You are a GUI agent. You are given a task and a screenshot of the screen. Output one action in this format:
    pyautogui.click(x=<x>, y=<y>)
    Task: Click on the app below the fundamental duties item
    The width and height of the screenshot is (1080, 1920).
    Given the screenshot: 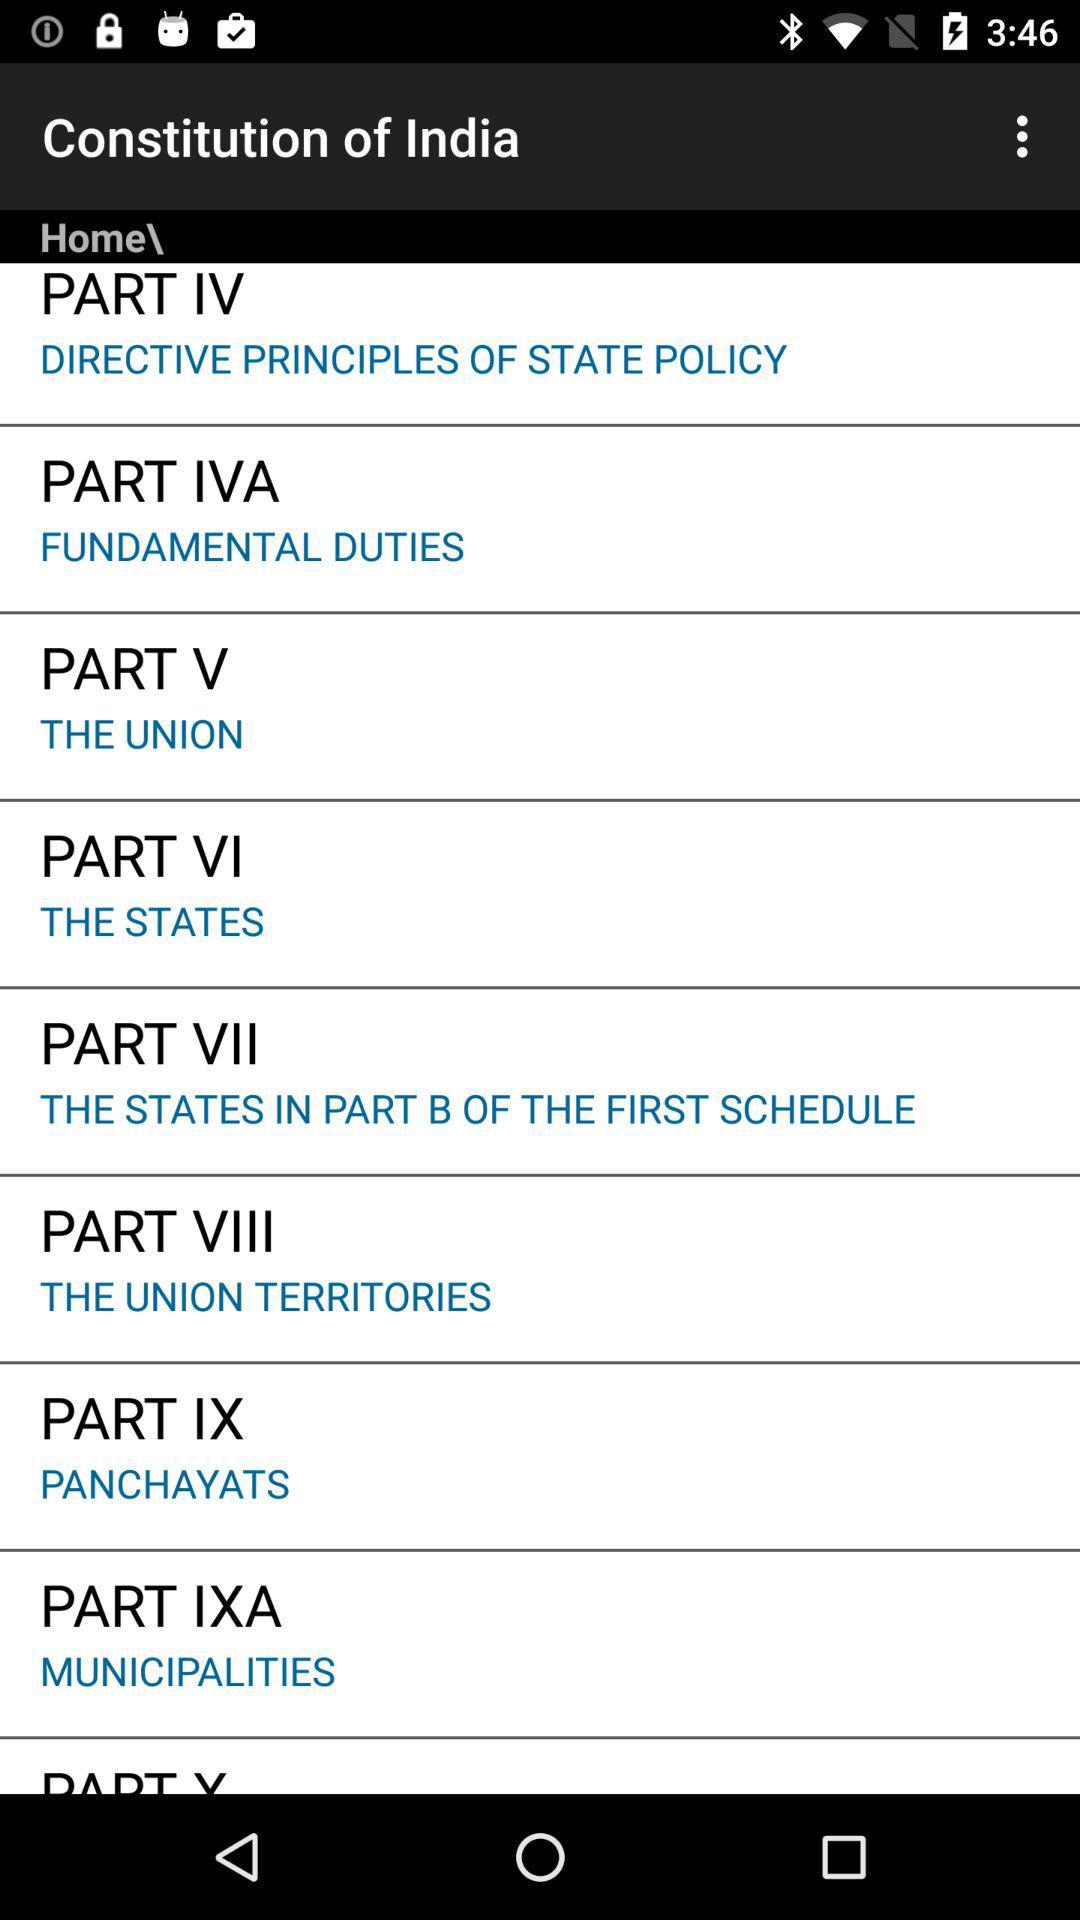 What is the action you would take?
    pyautogui.click(x=540, y=660)
    